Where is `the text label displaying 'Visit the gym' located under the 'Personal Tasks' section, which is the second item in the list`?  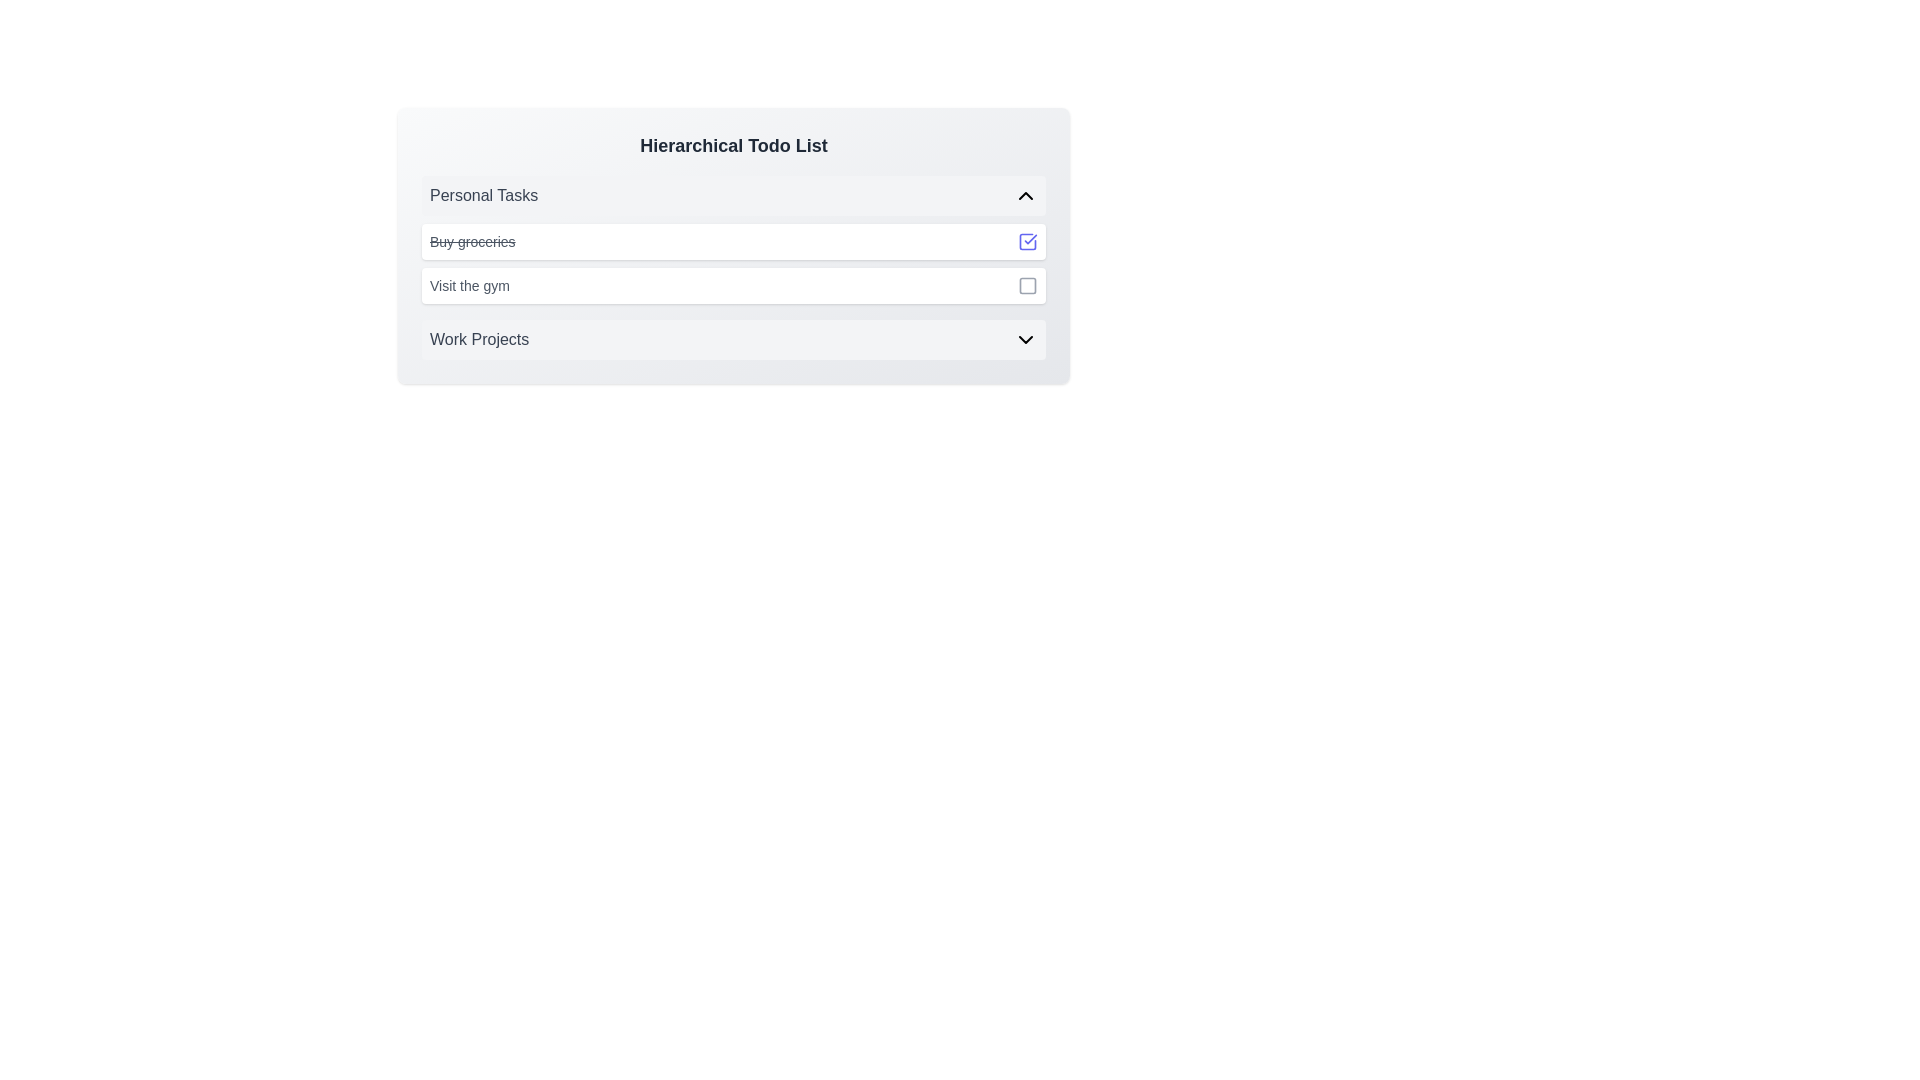
the text label displaying 'Visit the gym' located under the 'Personal Tasks' section, which is the second item in the list is located at coordinates (469, 285).